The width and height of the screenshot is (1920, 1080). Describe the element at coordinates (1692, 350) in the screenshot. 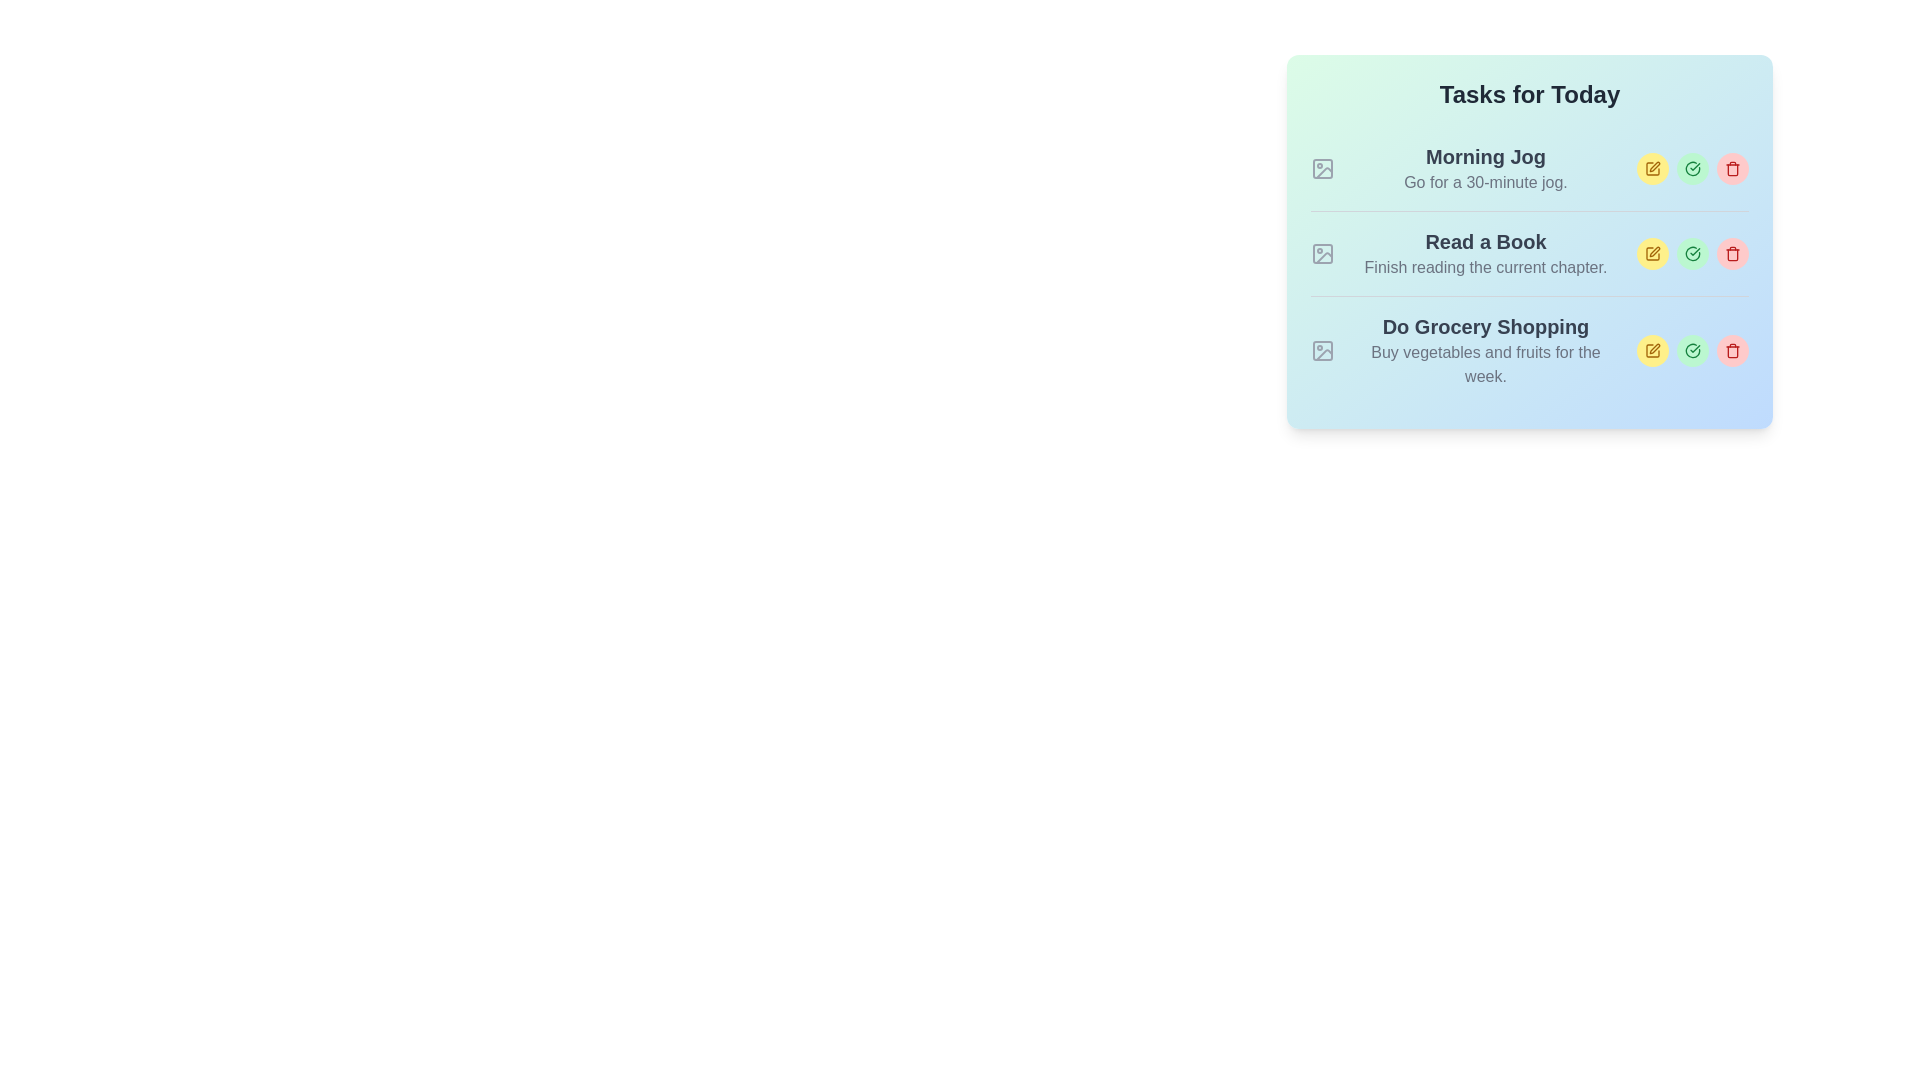

I see `the Icon button that marks the task 'Read a Book' as completed, located in the rightmost column of icons, specifically the middle item` at that location.